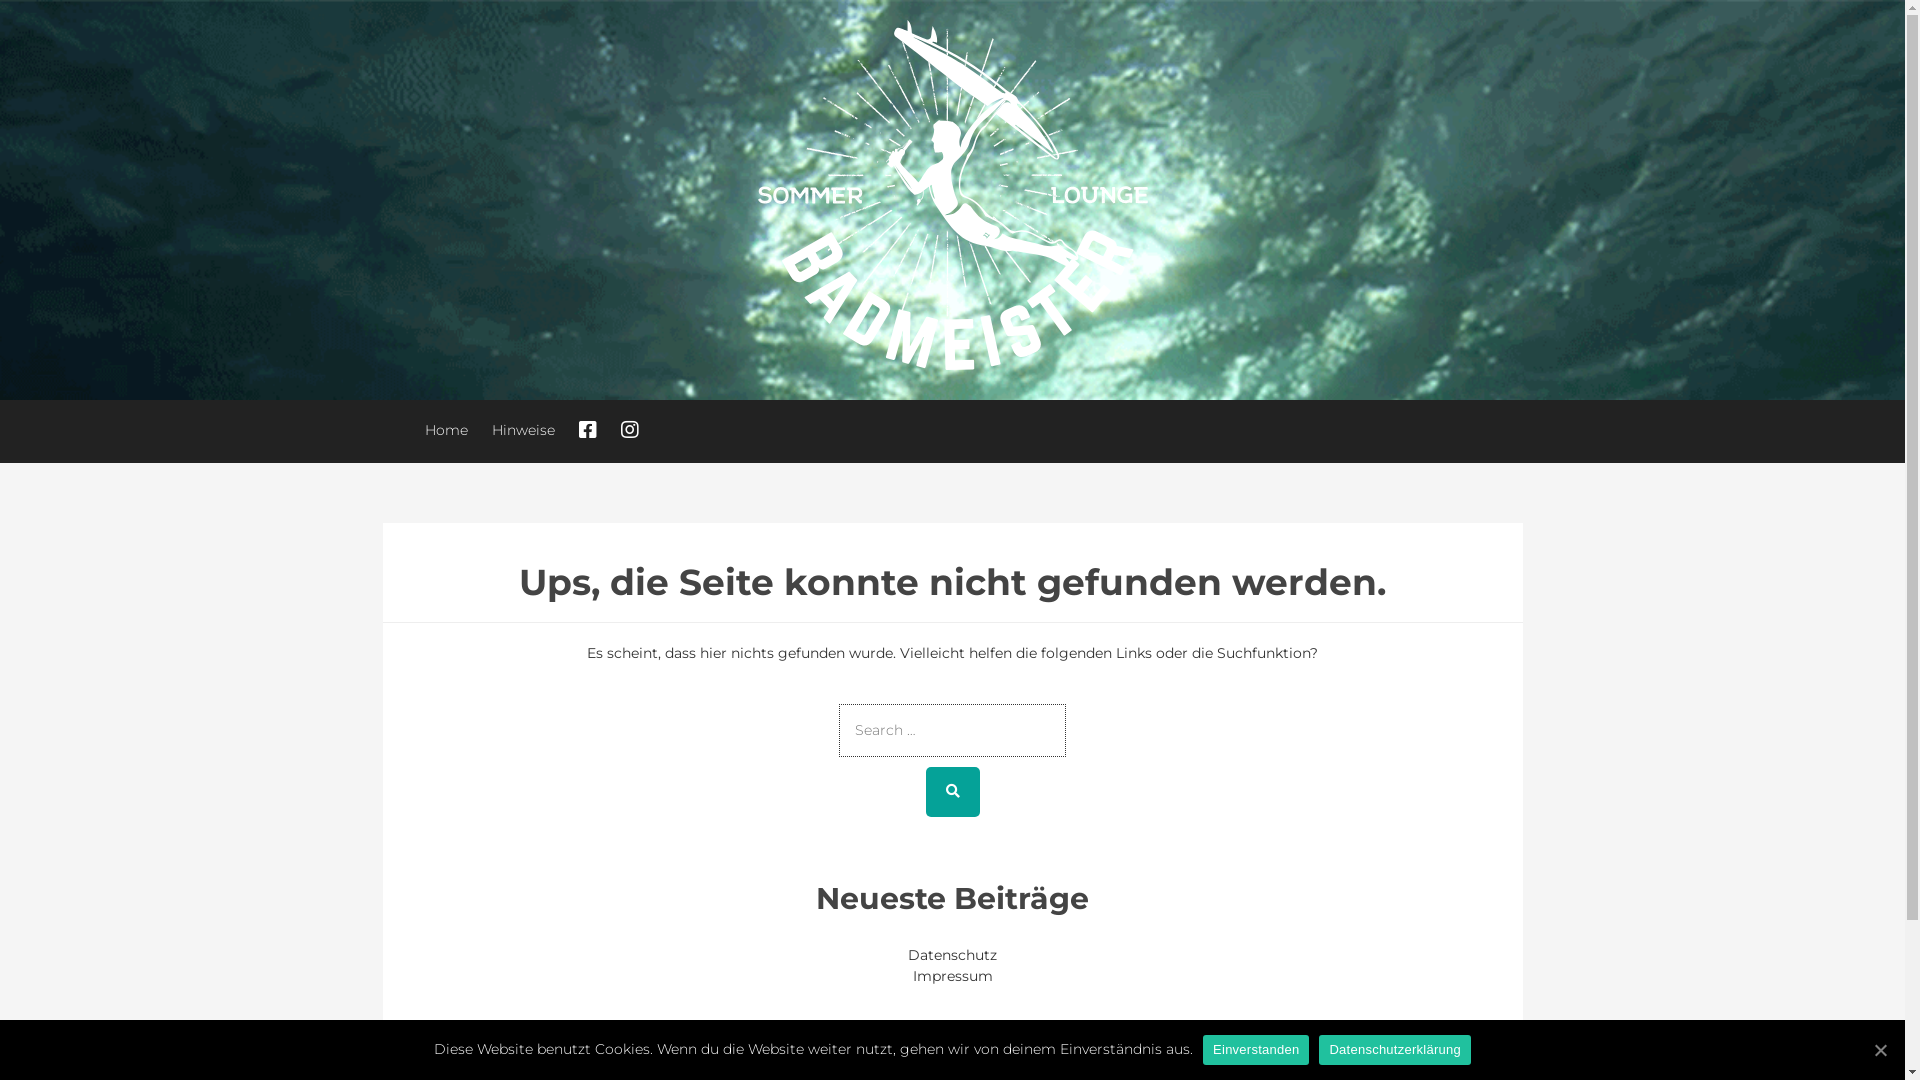  Describe the element at coordinates (951, 730) in the screenshot. I see `'Search for:'` at that location.